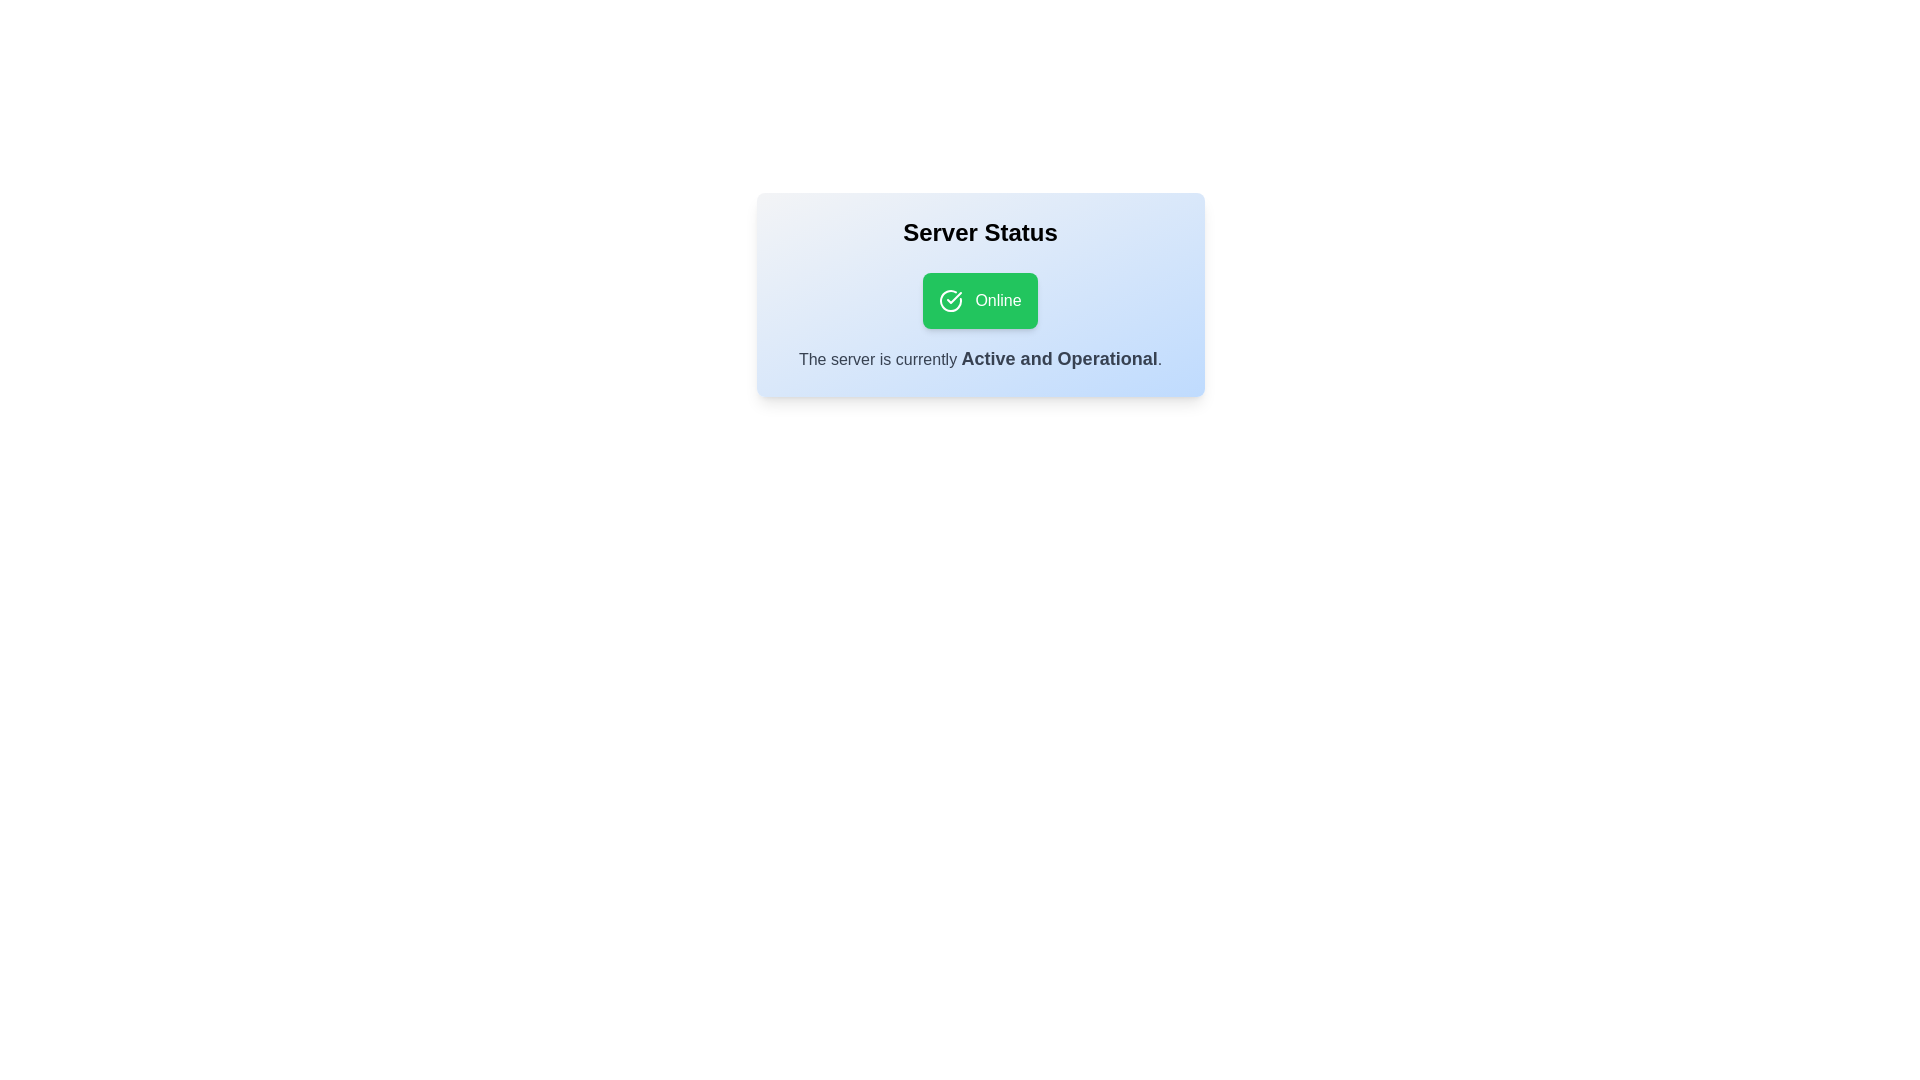  Describe the element at coordinates (980, 300) in the screenshot. I see `the 'Online' button to toggle the server status` at that location.